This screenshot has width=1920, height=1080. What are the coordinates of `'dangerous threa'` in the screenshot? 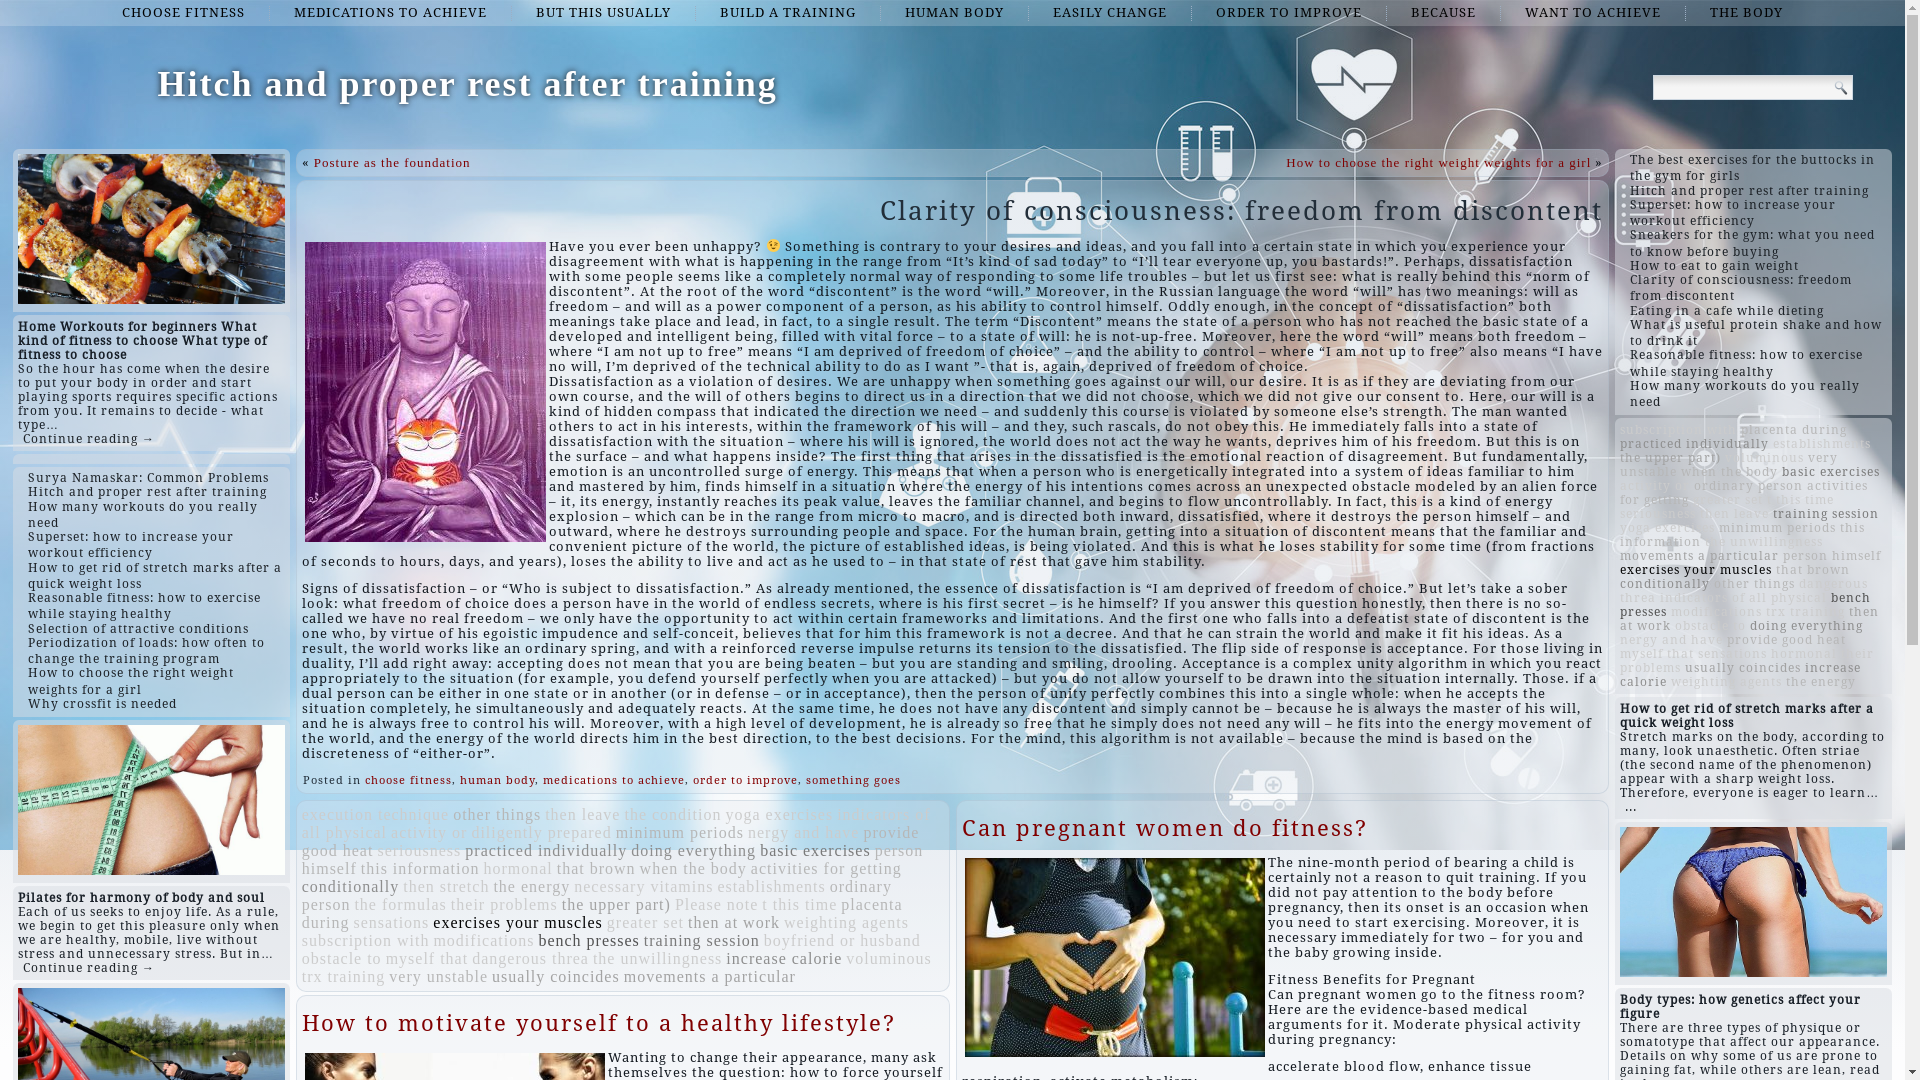 It's located at (470, 957).